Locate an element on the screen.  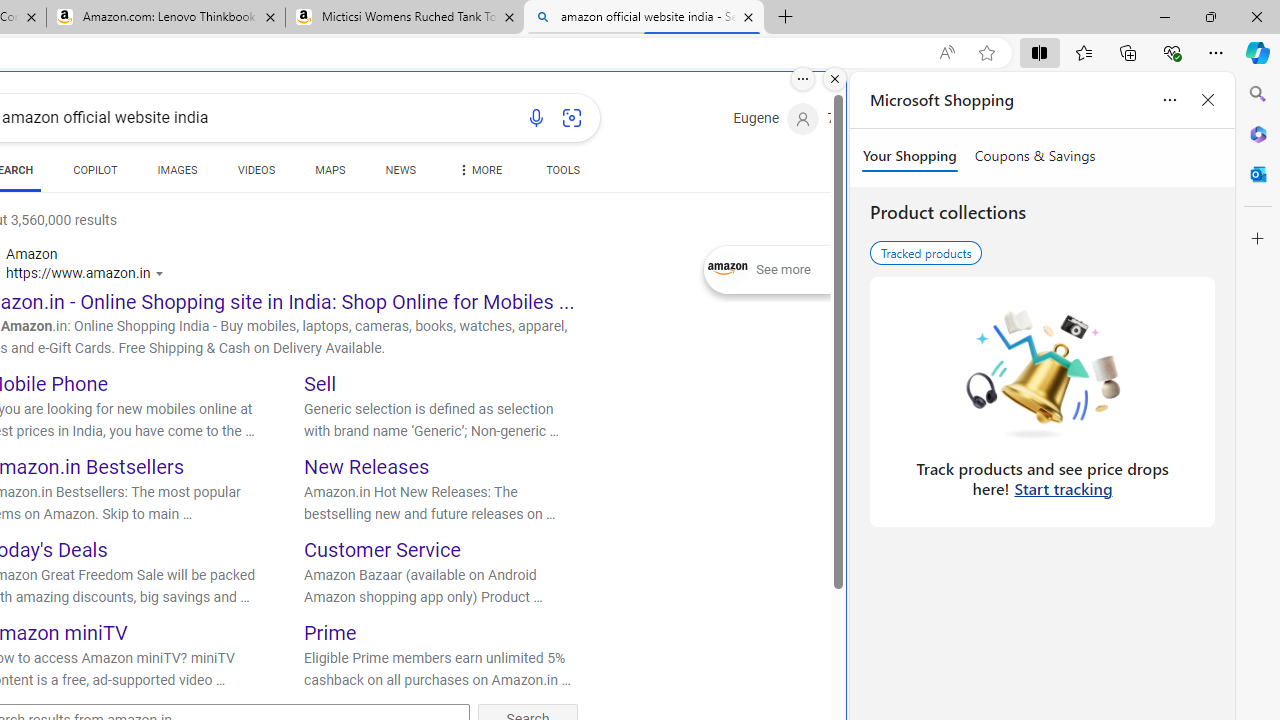
'amazon official website india - Search' is located at coordinates (643, 17).